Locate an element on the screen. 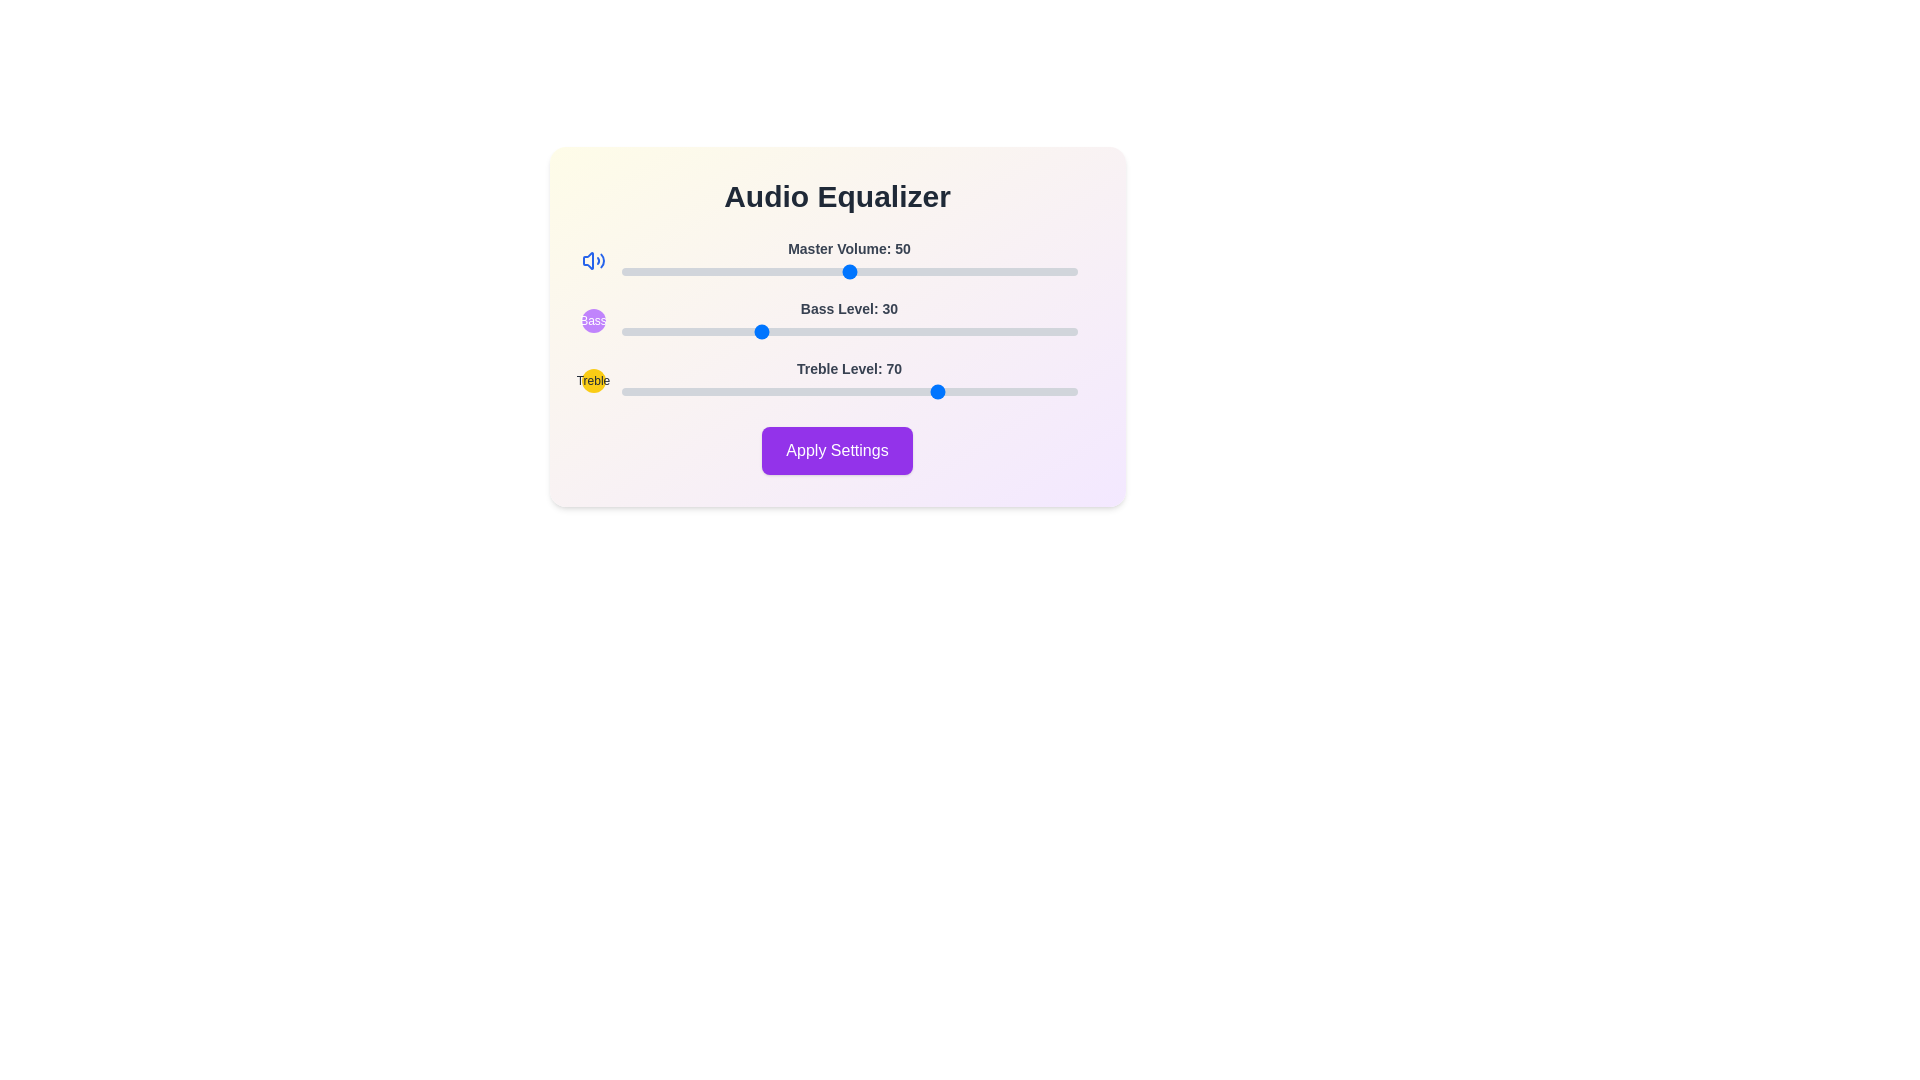 Image resolution: width=1920 pixels, height=1080 pixels. the bass level is located at coordinates (1071, 330).